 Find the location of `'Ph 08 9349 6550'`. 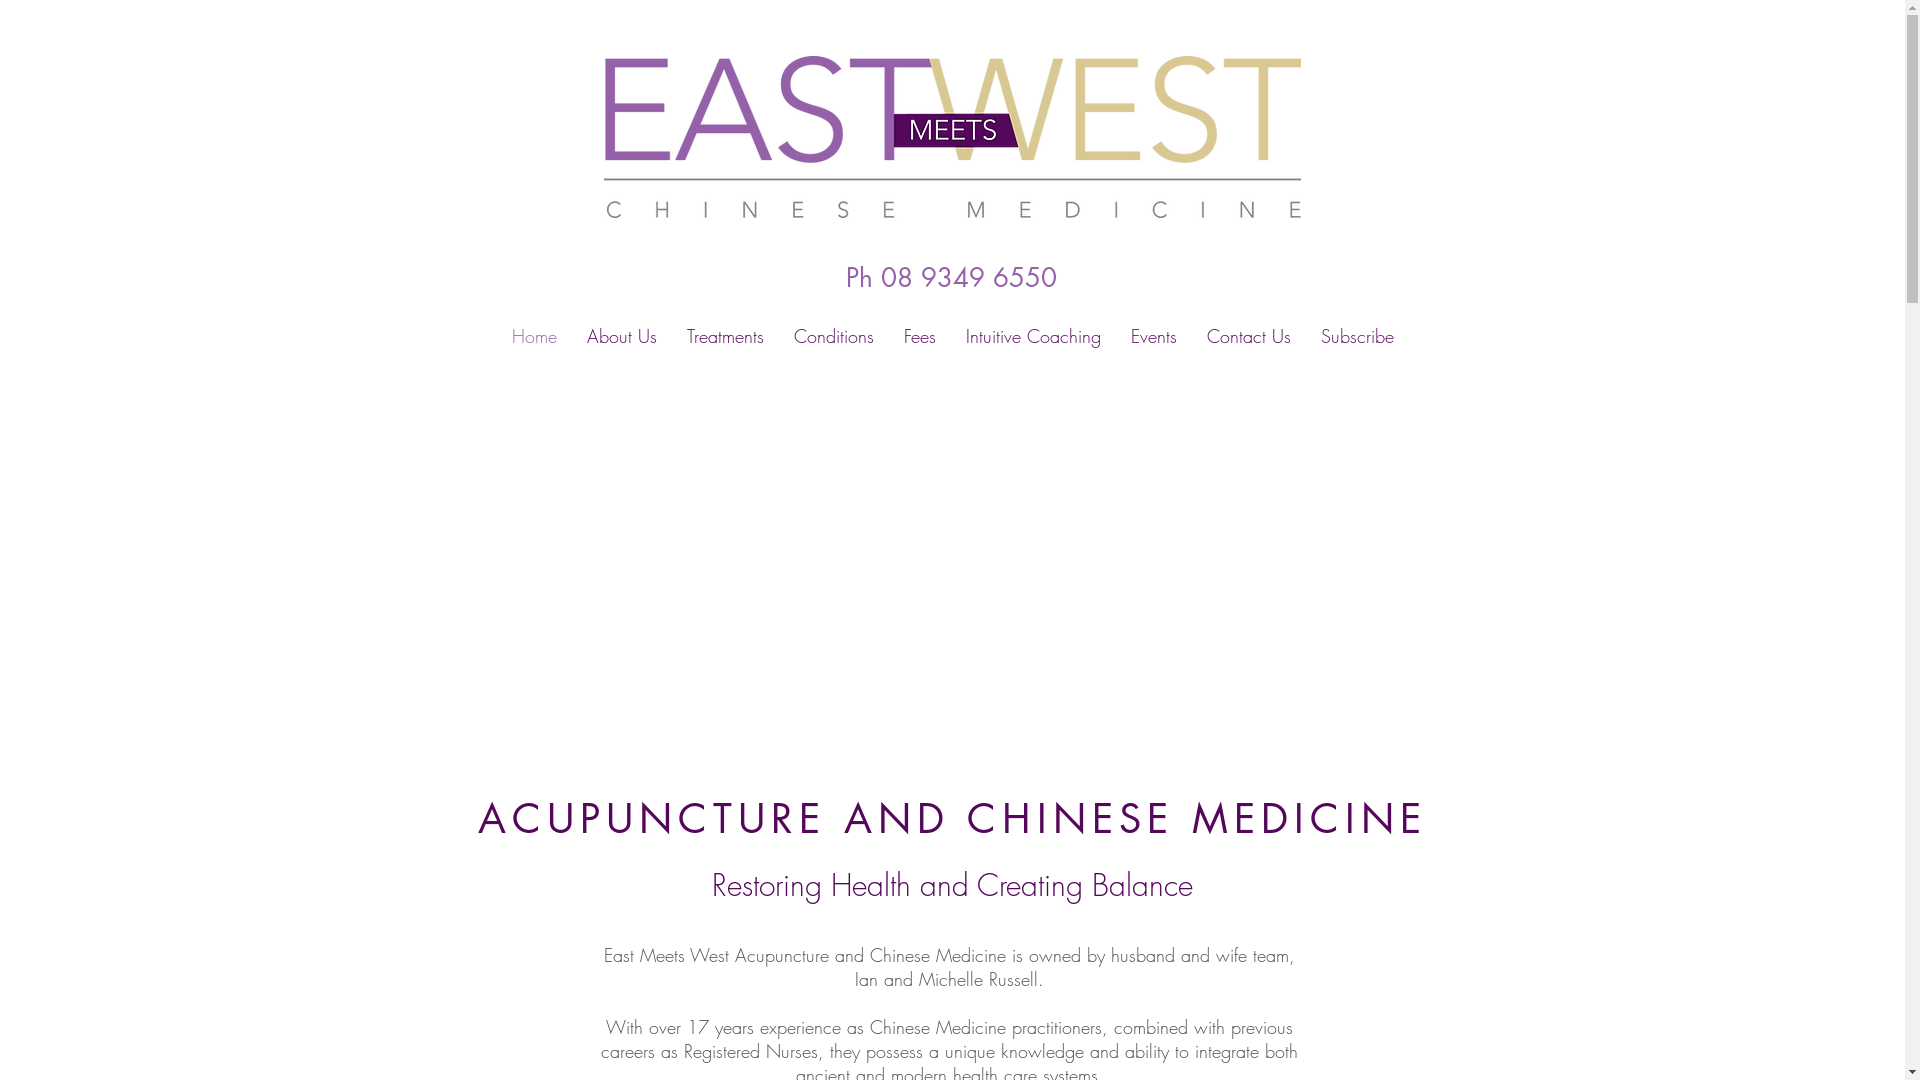

'Ph 08 9349 6550' is located at coordinates (950, 277).